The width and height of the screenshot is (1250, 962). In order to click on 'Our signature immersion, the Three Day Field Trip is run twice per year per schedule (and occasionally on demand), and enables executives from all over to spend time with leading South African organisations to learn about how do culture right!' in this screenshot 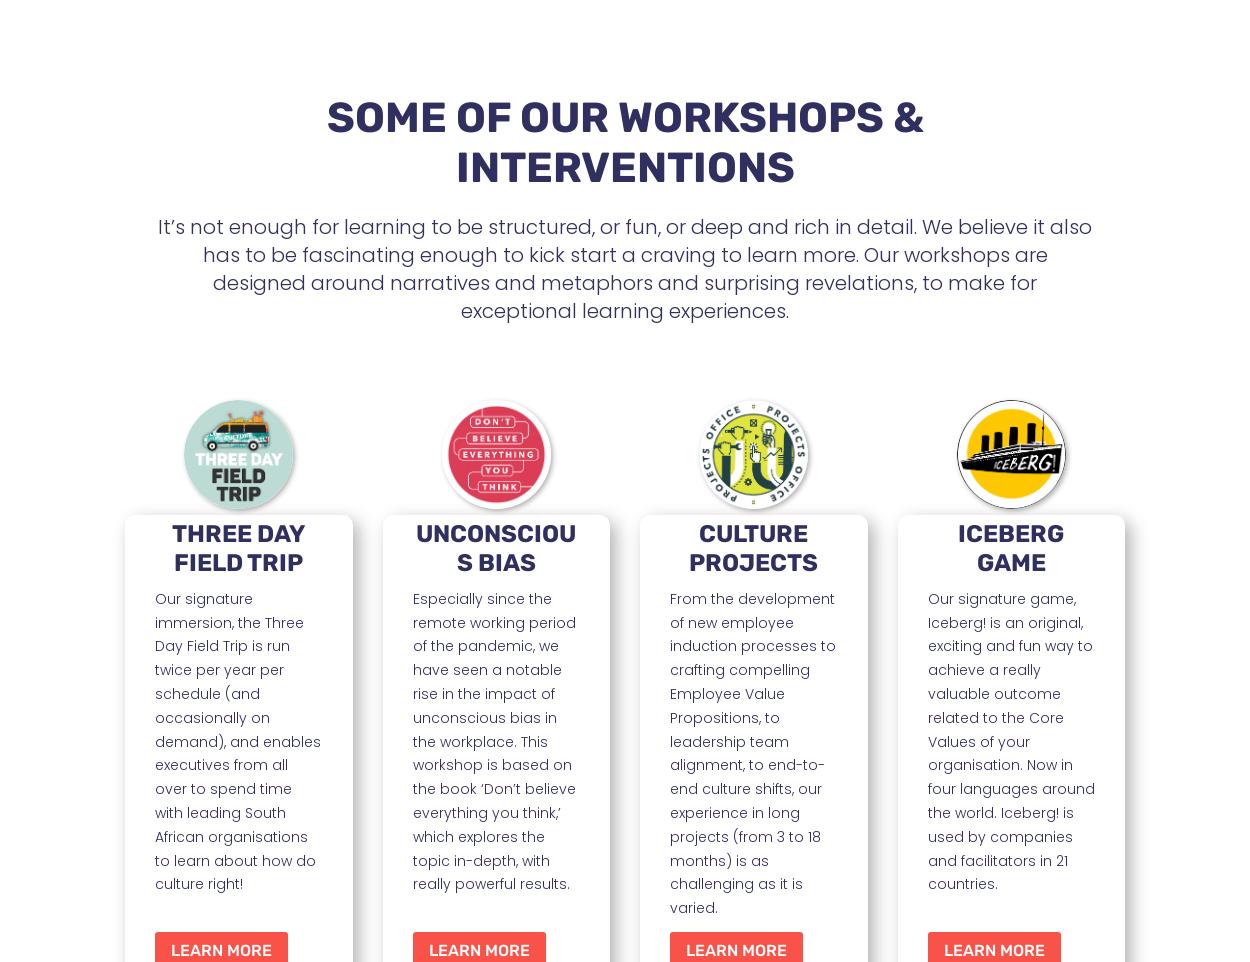, I will do `click(237, 741)`.